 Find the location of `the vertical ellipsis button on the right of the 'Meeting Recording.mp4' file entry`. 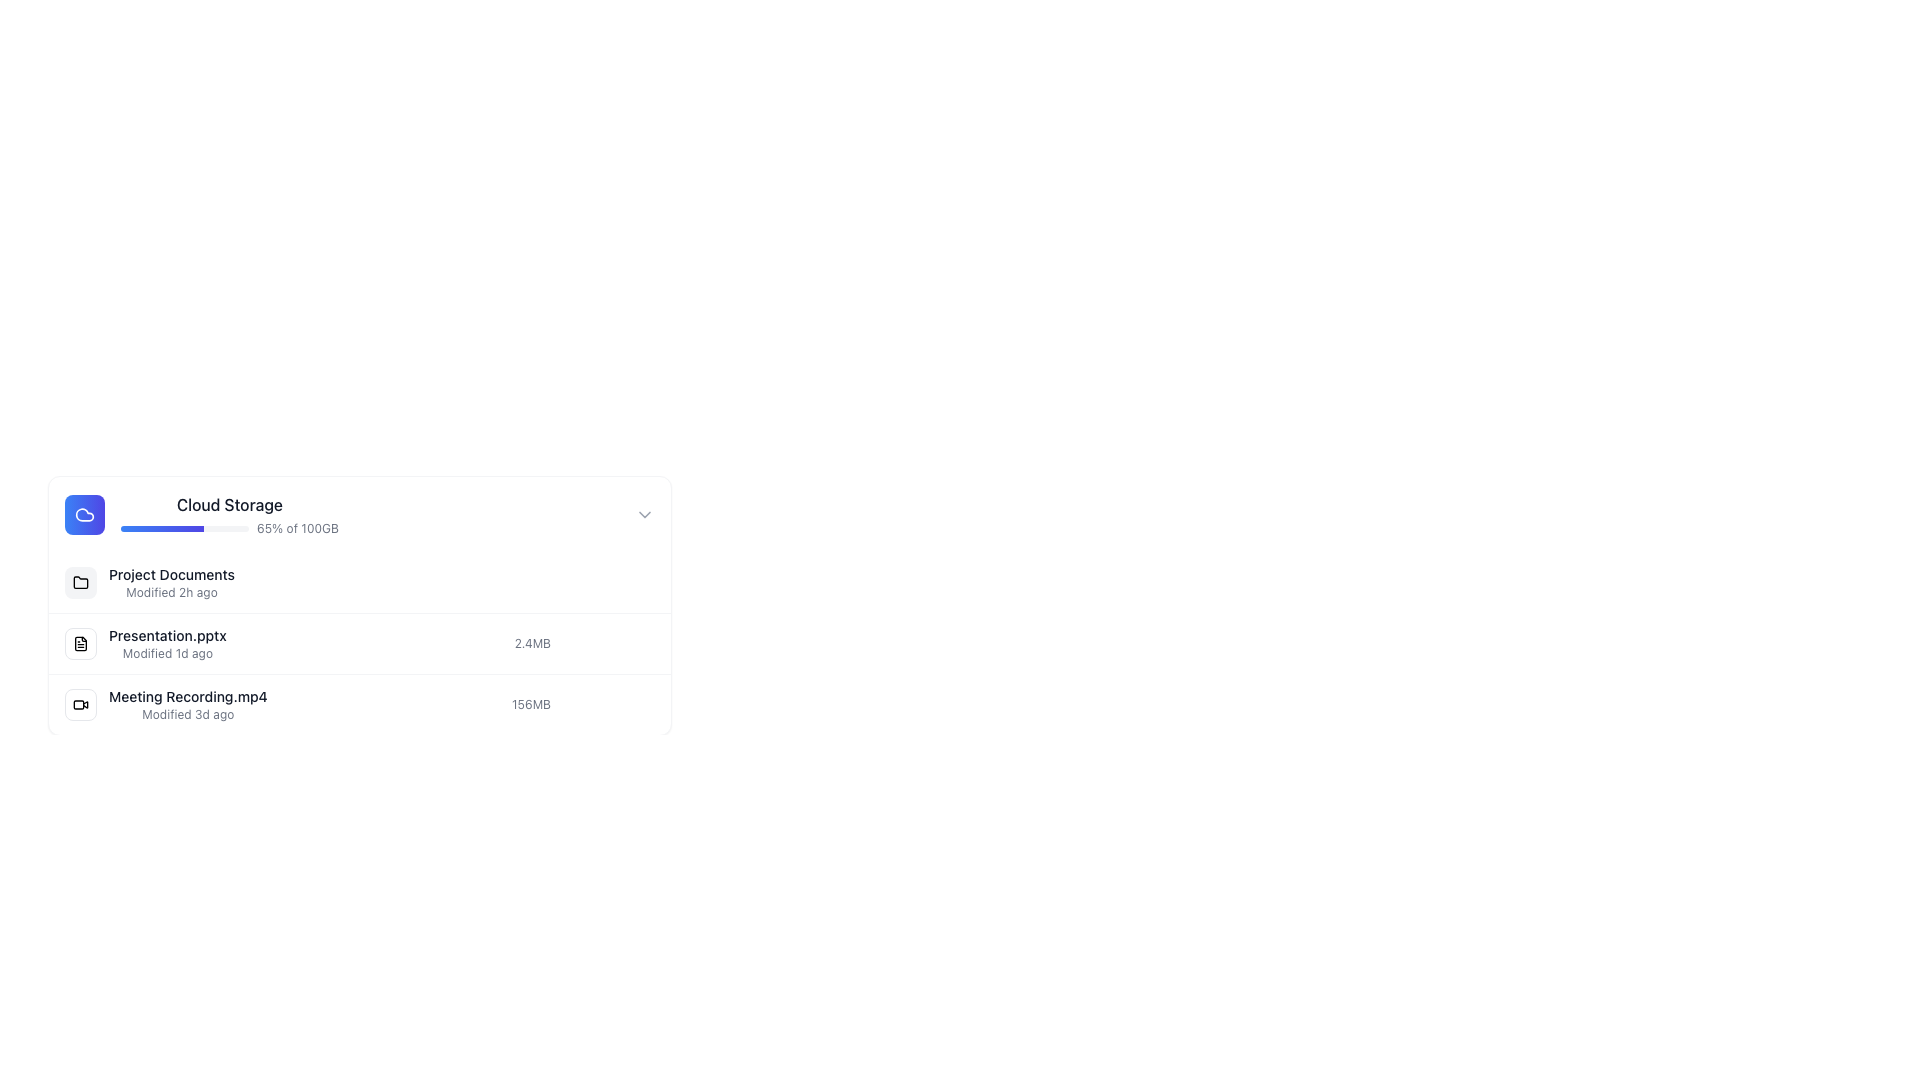

the vertical ellipsis button on the right of the 'Meeting Recording.mp4' file entry is located at coordinates (643, 704).